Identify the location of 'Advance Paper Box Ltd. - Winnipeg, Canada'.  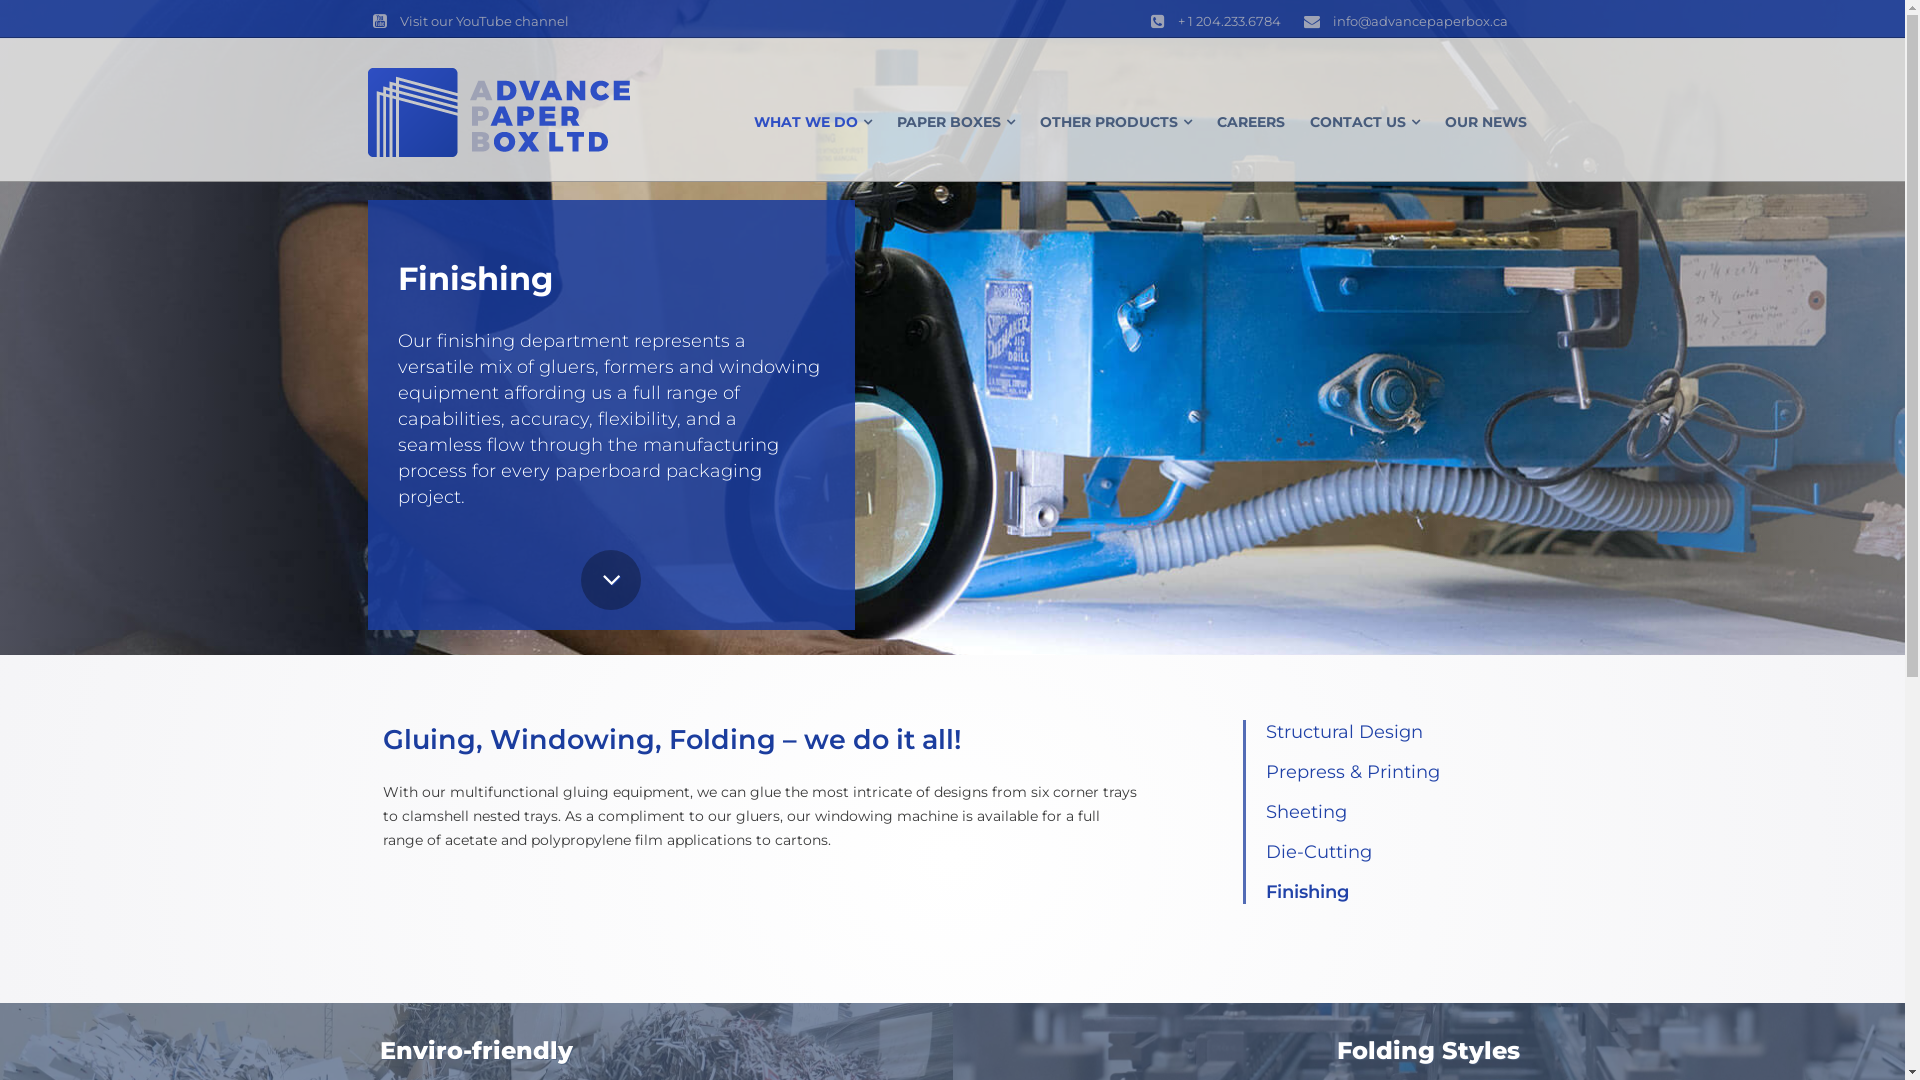
(499, 112).